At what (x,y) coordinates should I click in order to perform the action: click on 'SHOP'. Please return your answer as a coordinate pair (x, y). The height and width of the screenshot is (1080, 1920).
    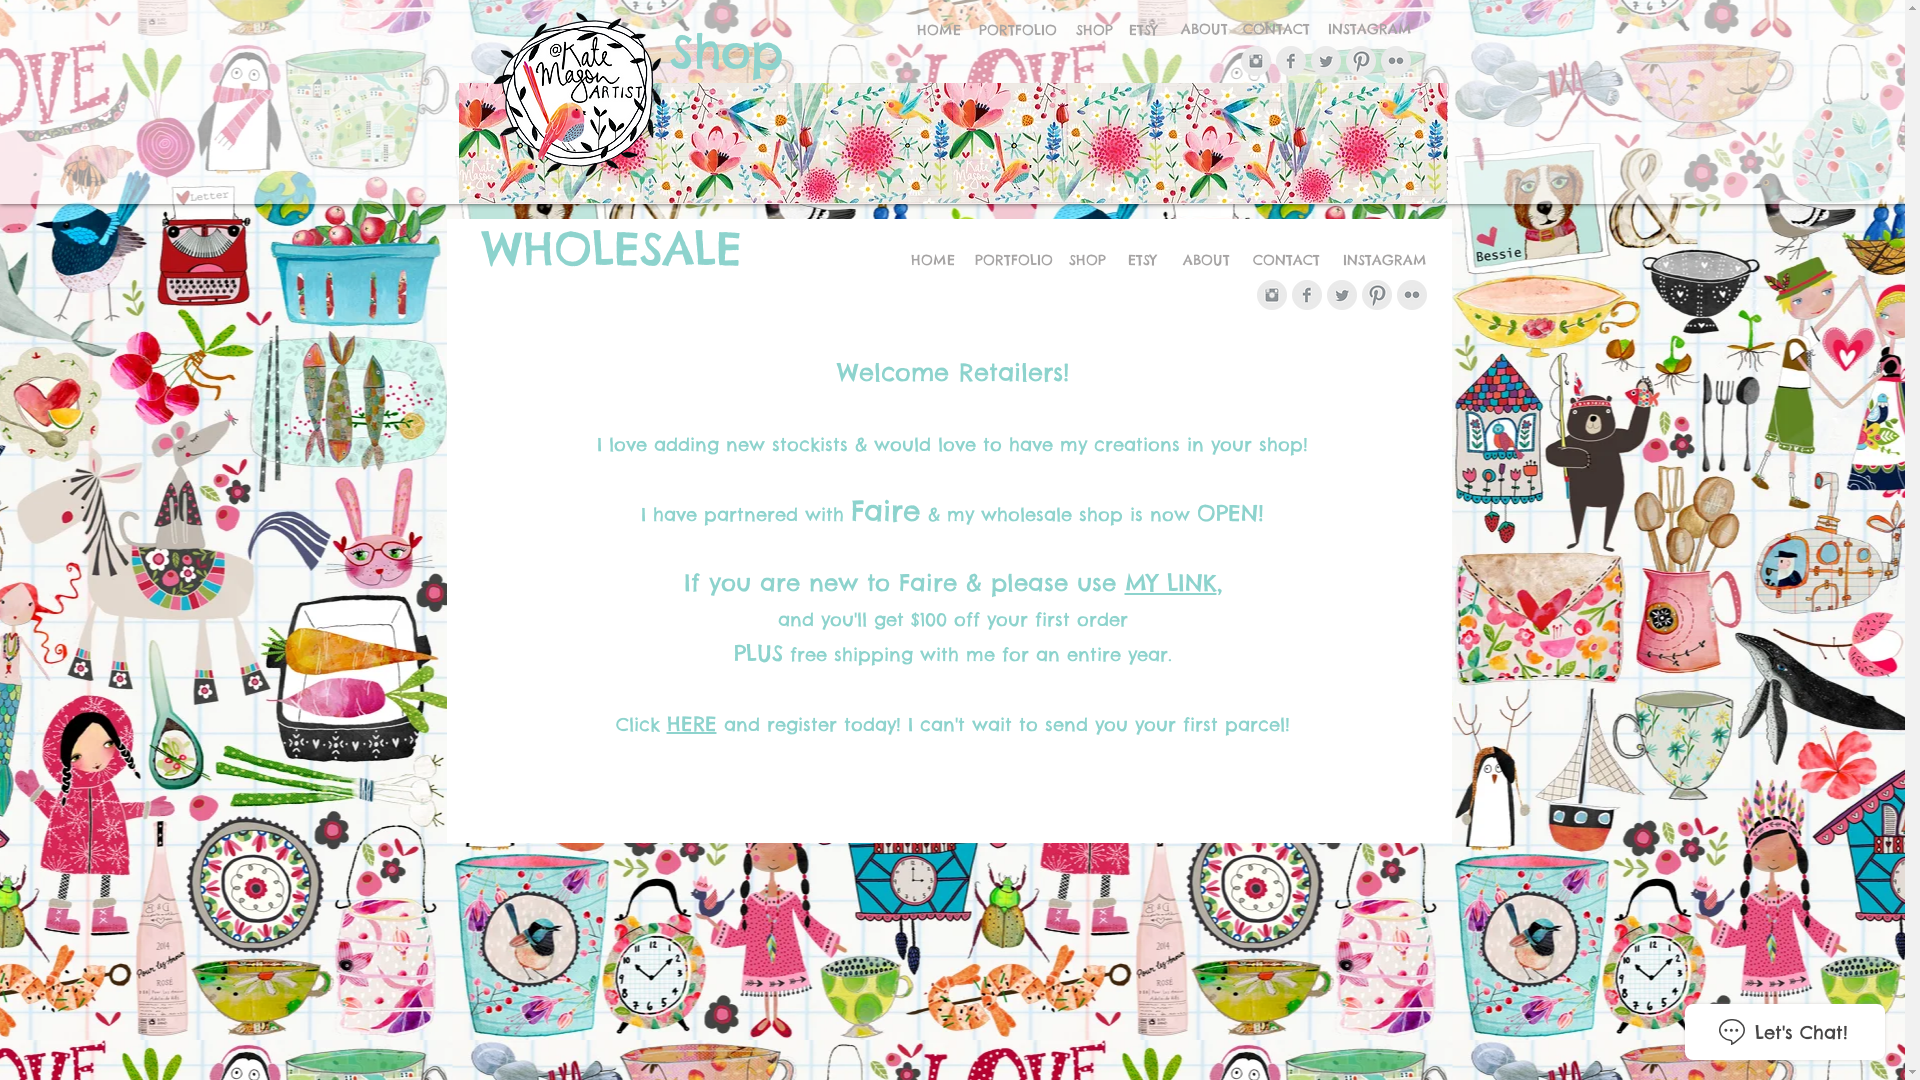
    Looking at the image, I should click on (1092, 30).